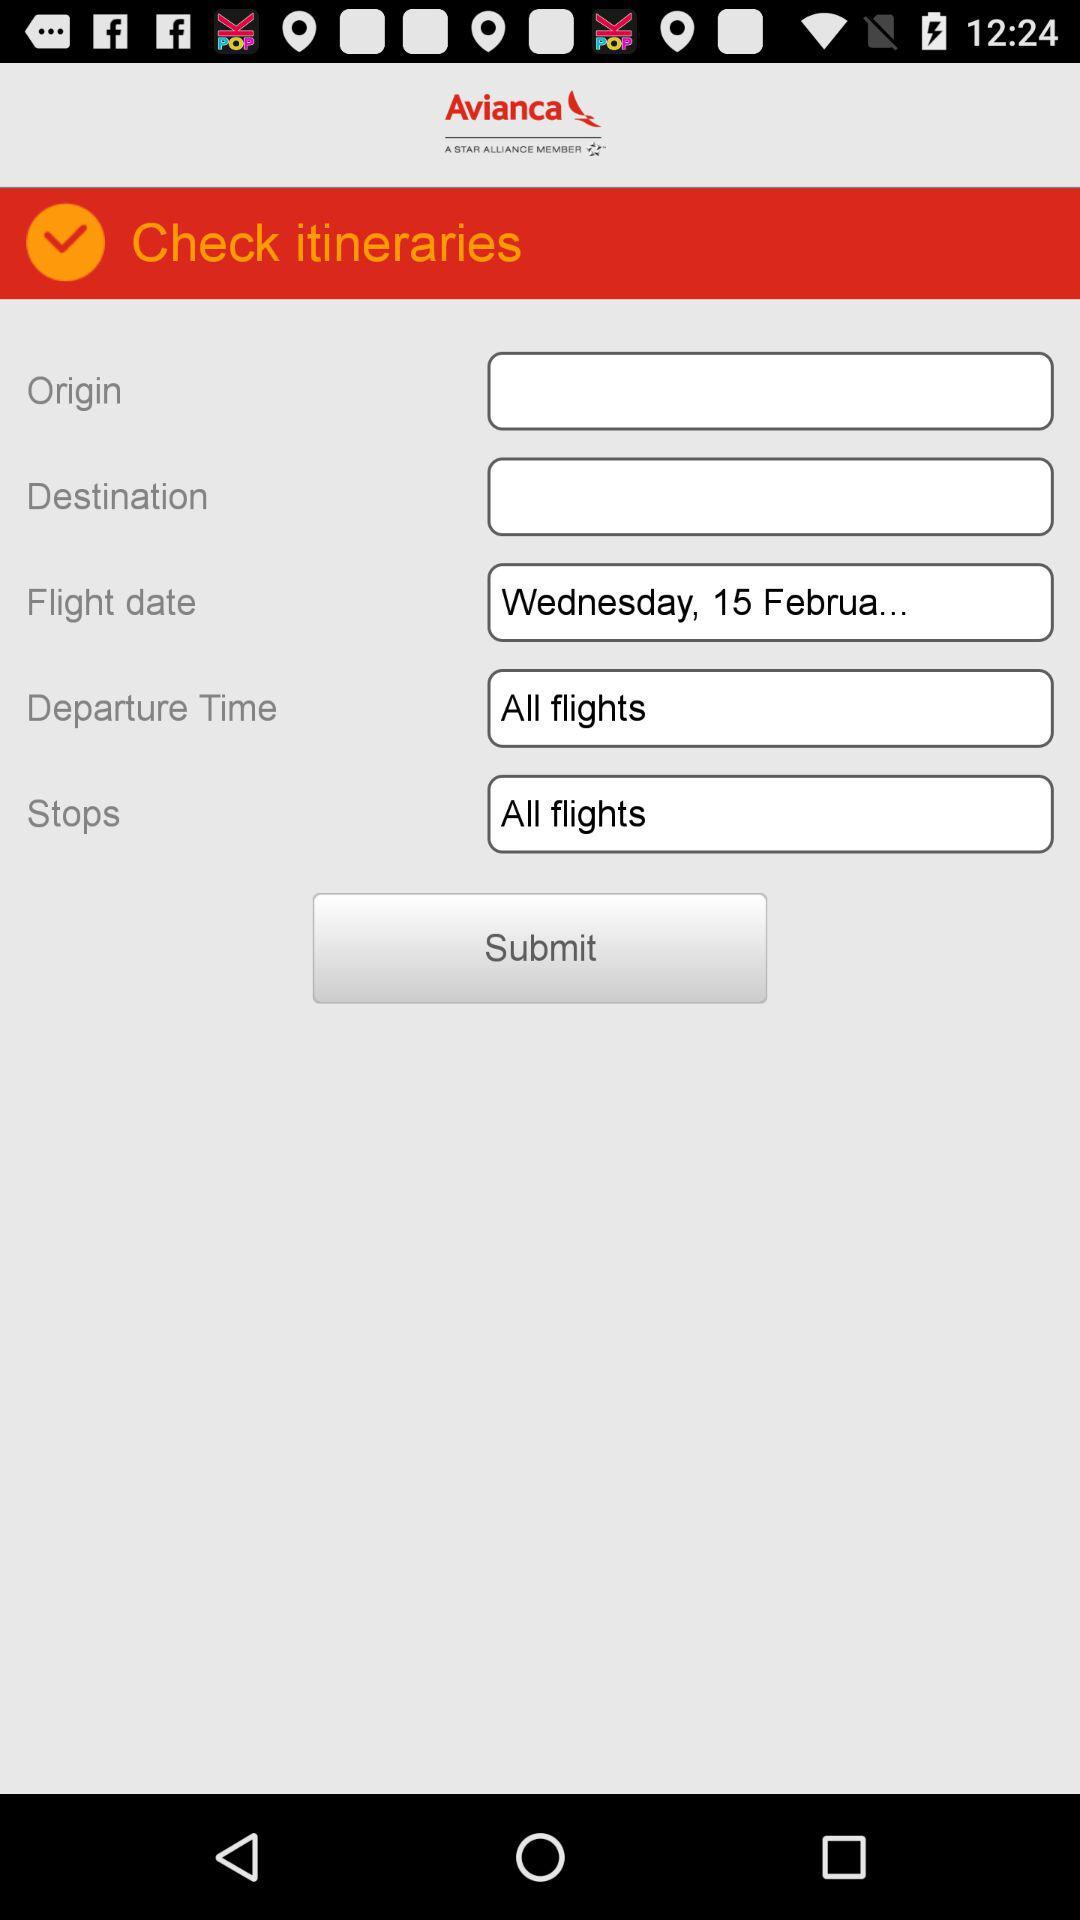  Describe the element at coordinates (769, 496) in the screenshot. I see `destination field` at that location.